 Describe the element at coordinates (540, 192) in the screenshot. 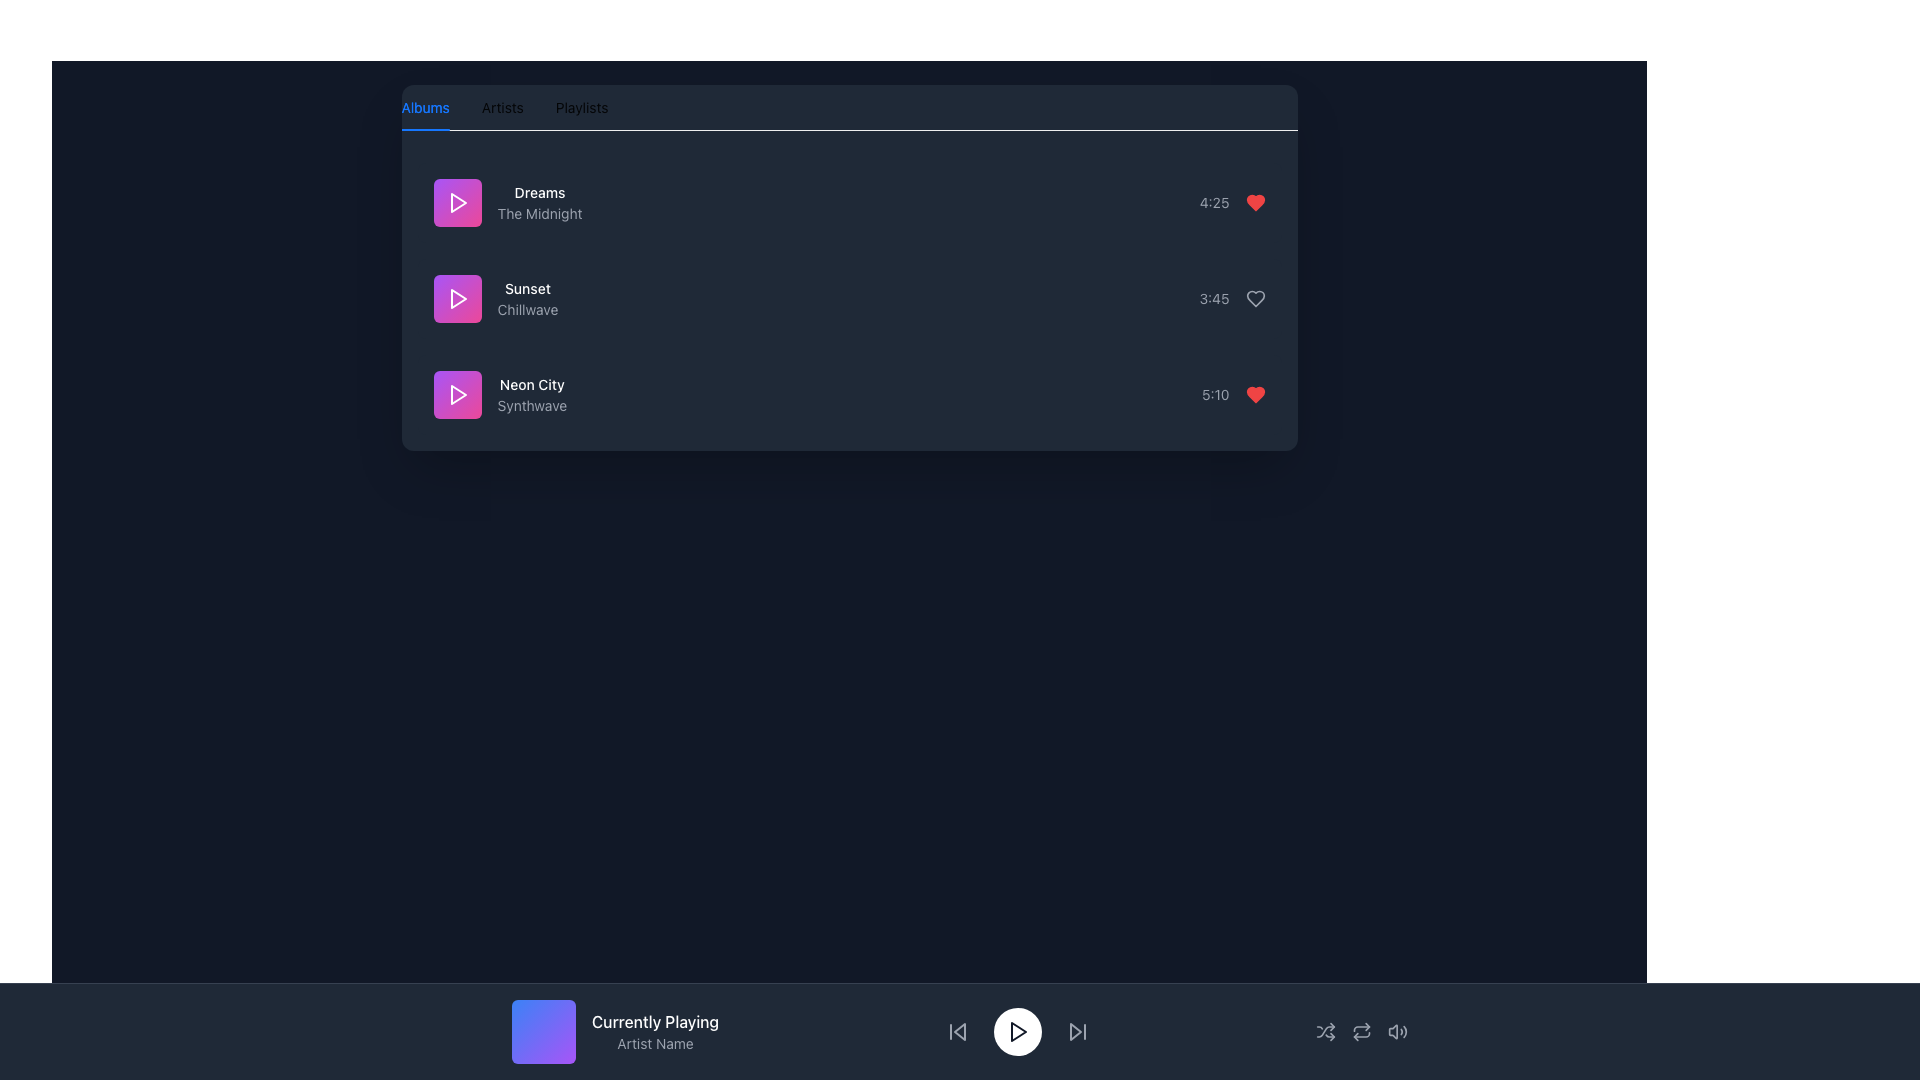

I see `the text label displaying 'Dreams' in white color, positioned at the top-left of the first list item in the song list` at that location.